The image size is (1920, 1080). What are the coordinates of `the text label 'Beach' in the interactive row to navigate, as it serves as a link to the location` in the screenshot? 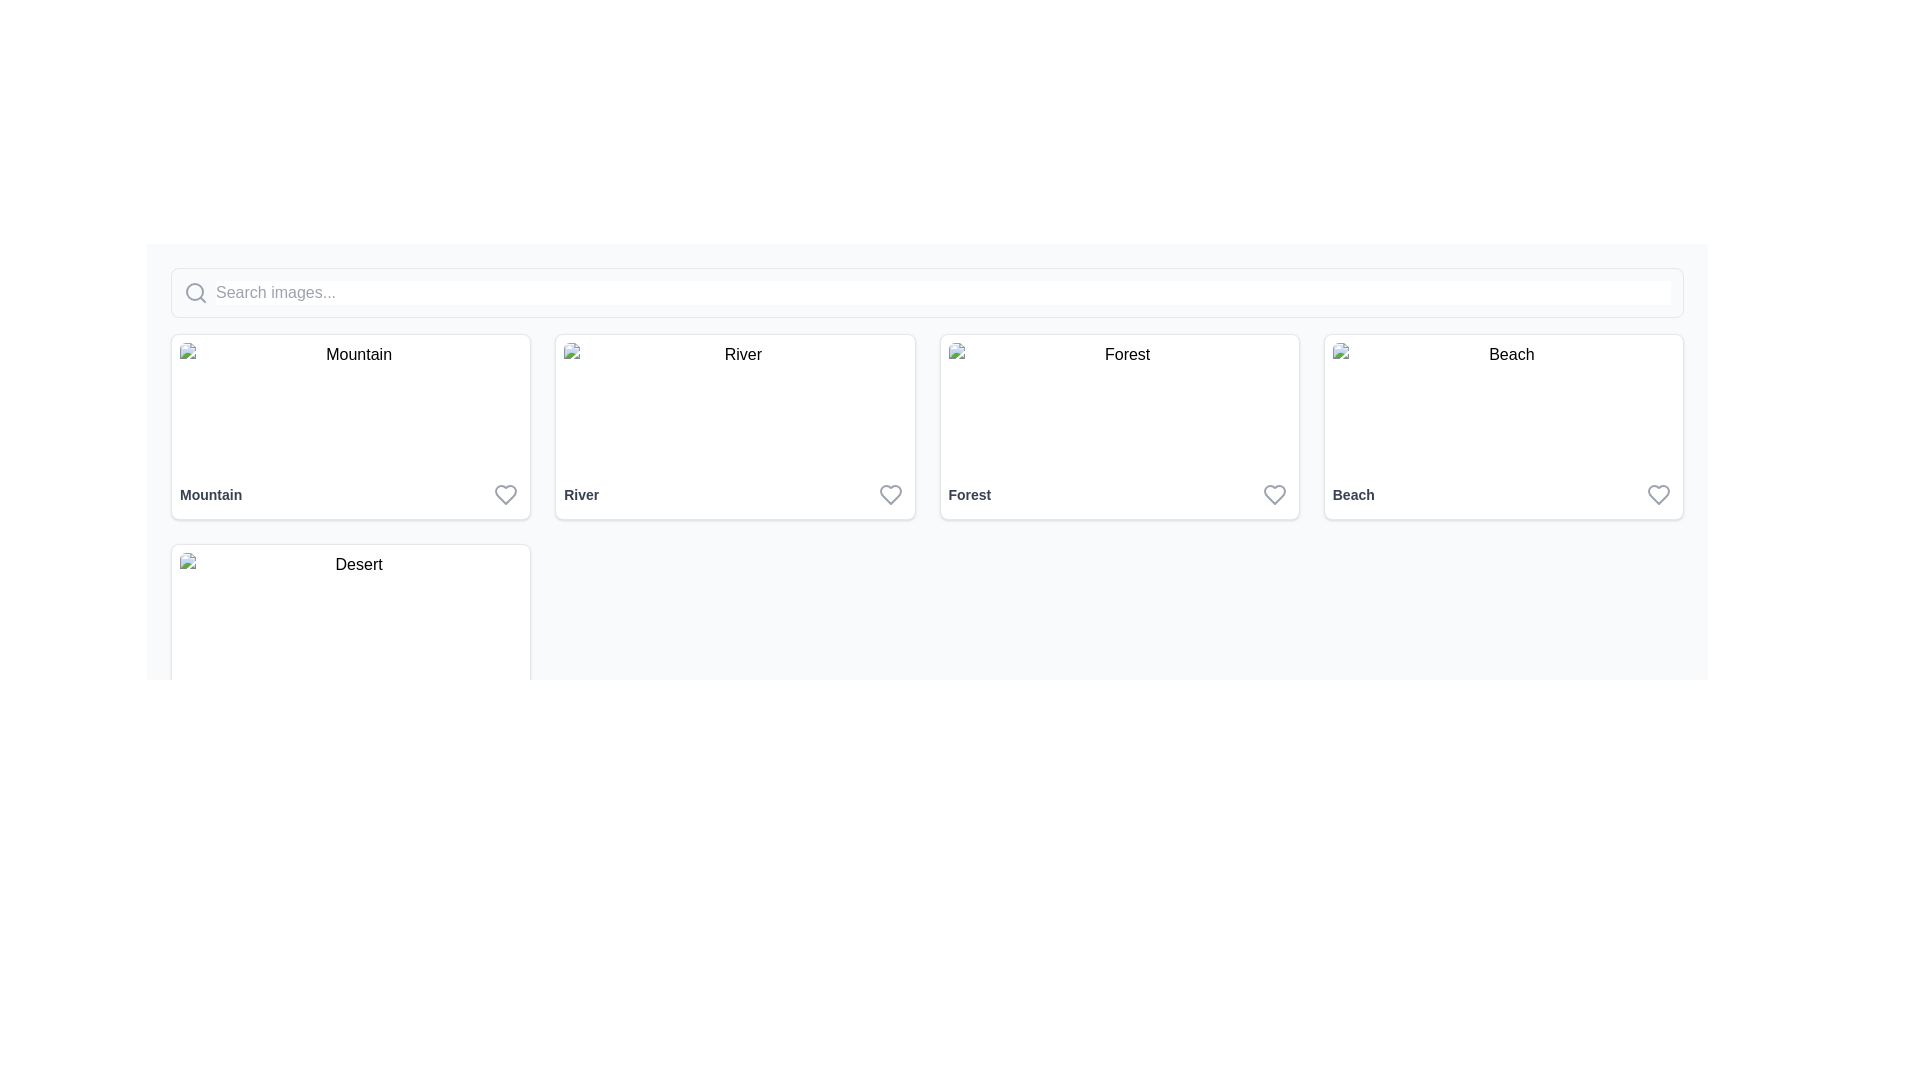 It's located at (1503, 494).